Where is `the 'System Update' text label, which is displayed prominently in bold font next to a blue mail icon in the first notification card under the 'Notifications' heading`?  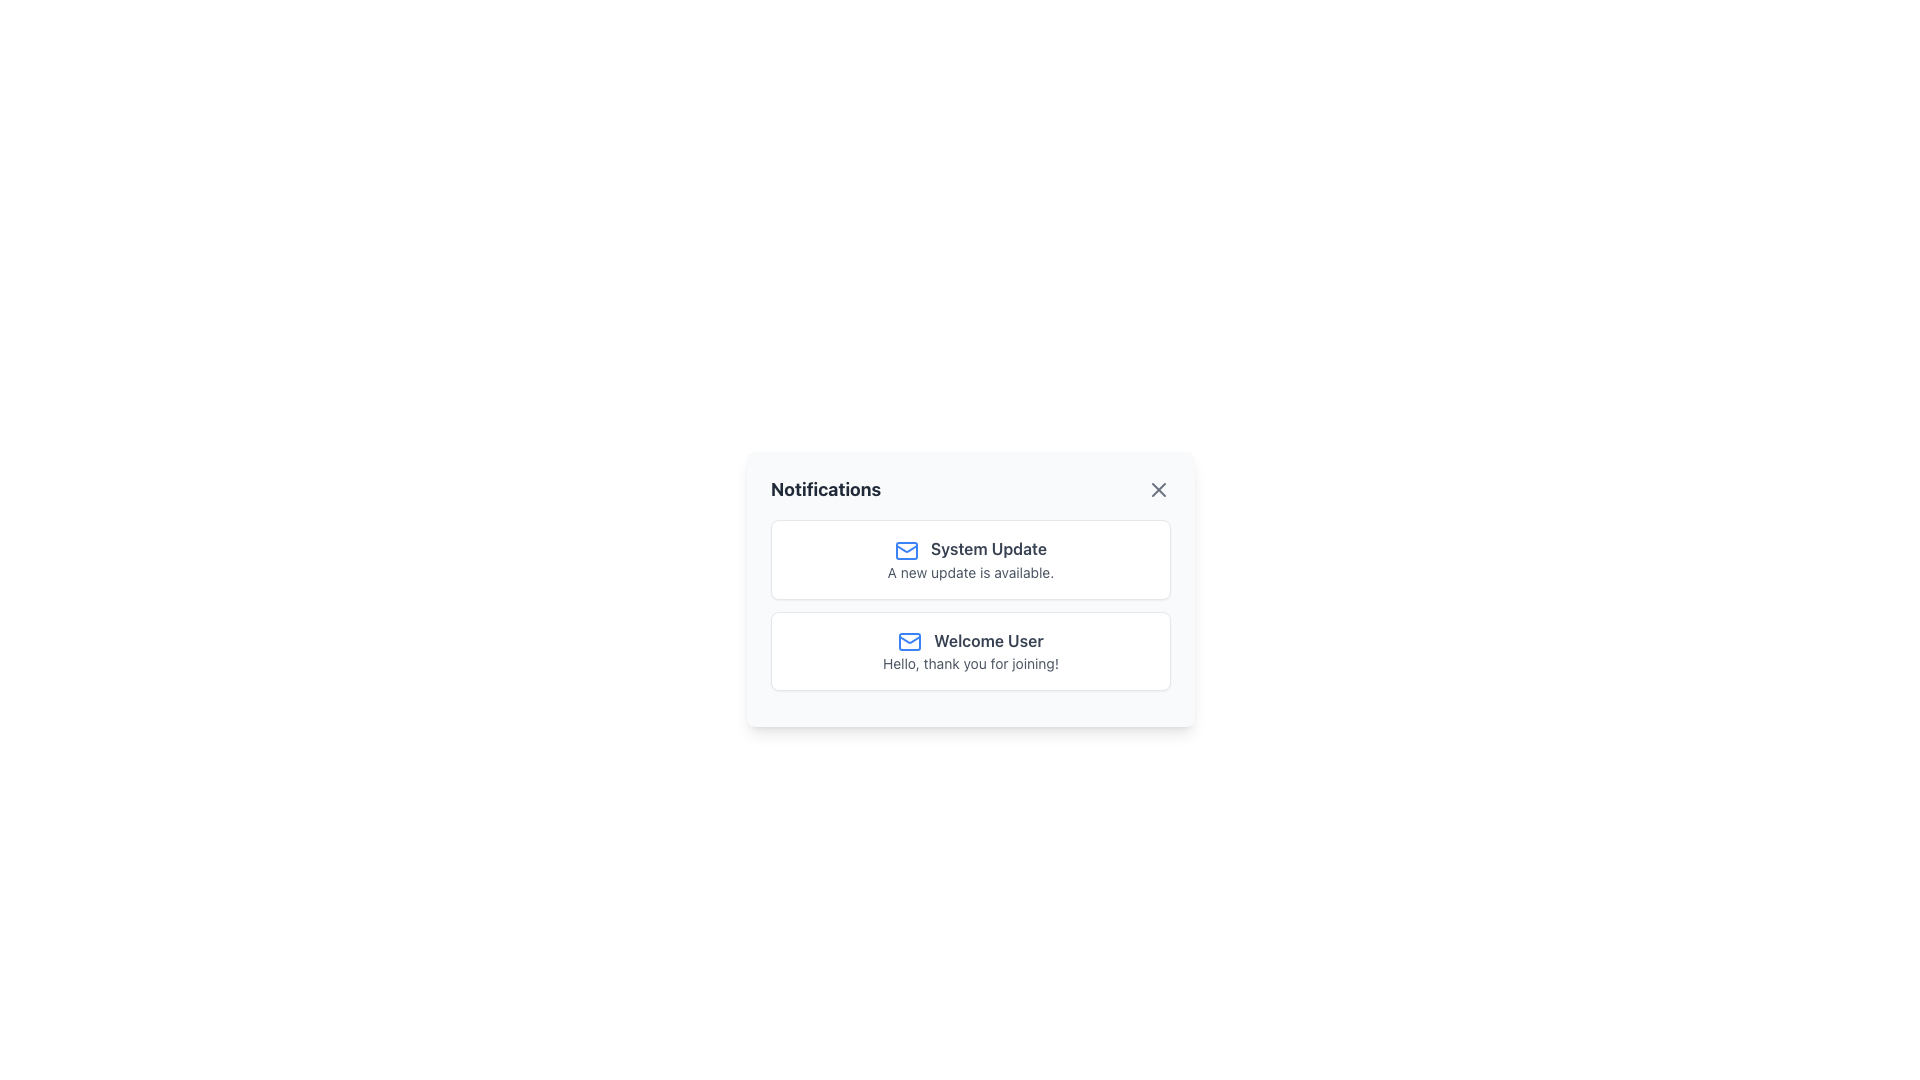 the 'System Update' text label, which is displayed prominently in bold font next to a blue mail icon in the first notification card under the 'Notifications' heading is located at coordinates (970, 548).